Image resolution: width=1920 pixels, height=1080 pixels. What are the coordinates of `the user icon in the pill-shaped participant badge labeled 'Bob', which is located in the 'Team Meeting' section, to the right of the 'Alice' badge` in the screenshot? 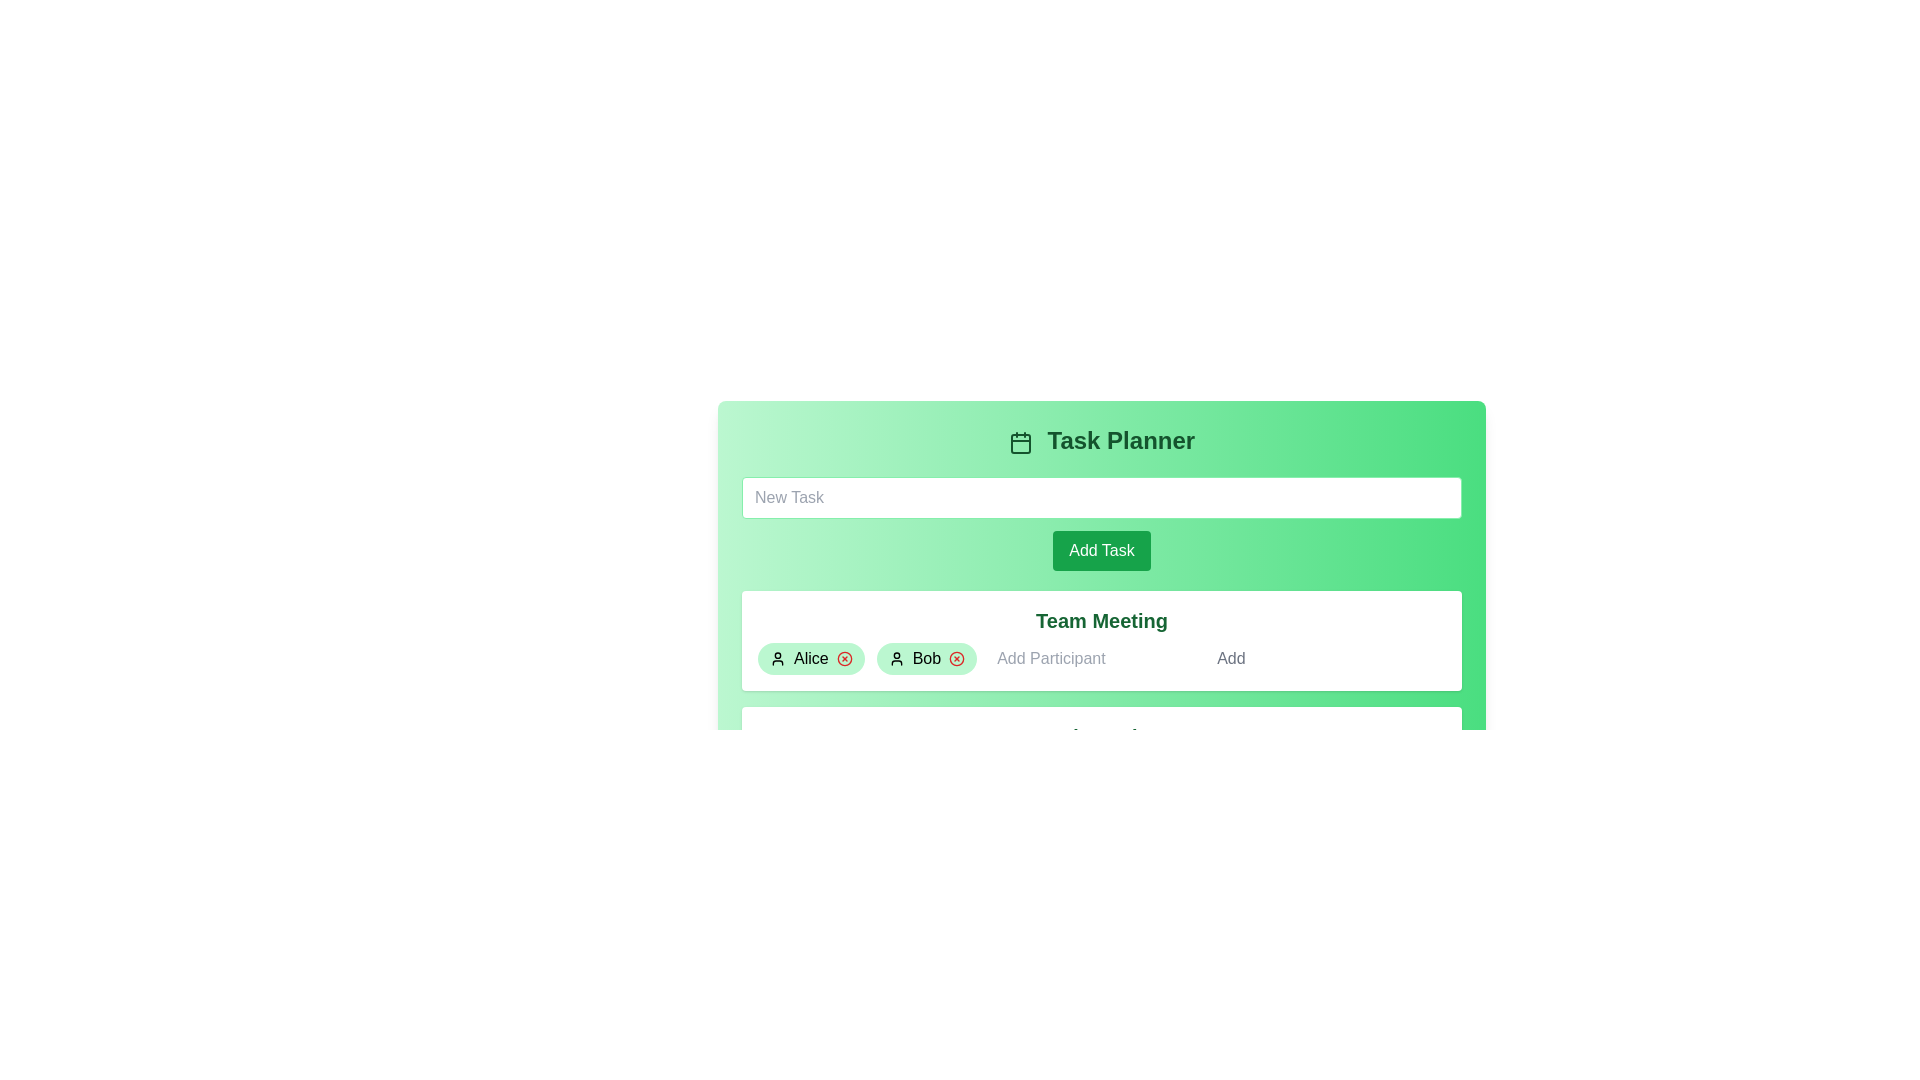 It's located at (925, 659).